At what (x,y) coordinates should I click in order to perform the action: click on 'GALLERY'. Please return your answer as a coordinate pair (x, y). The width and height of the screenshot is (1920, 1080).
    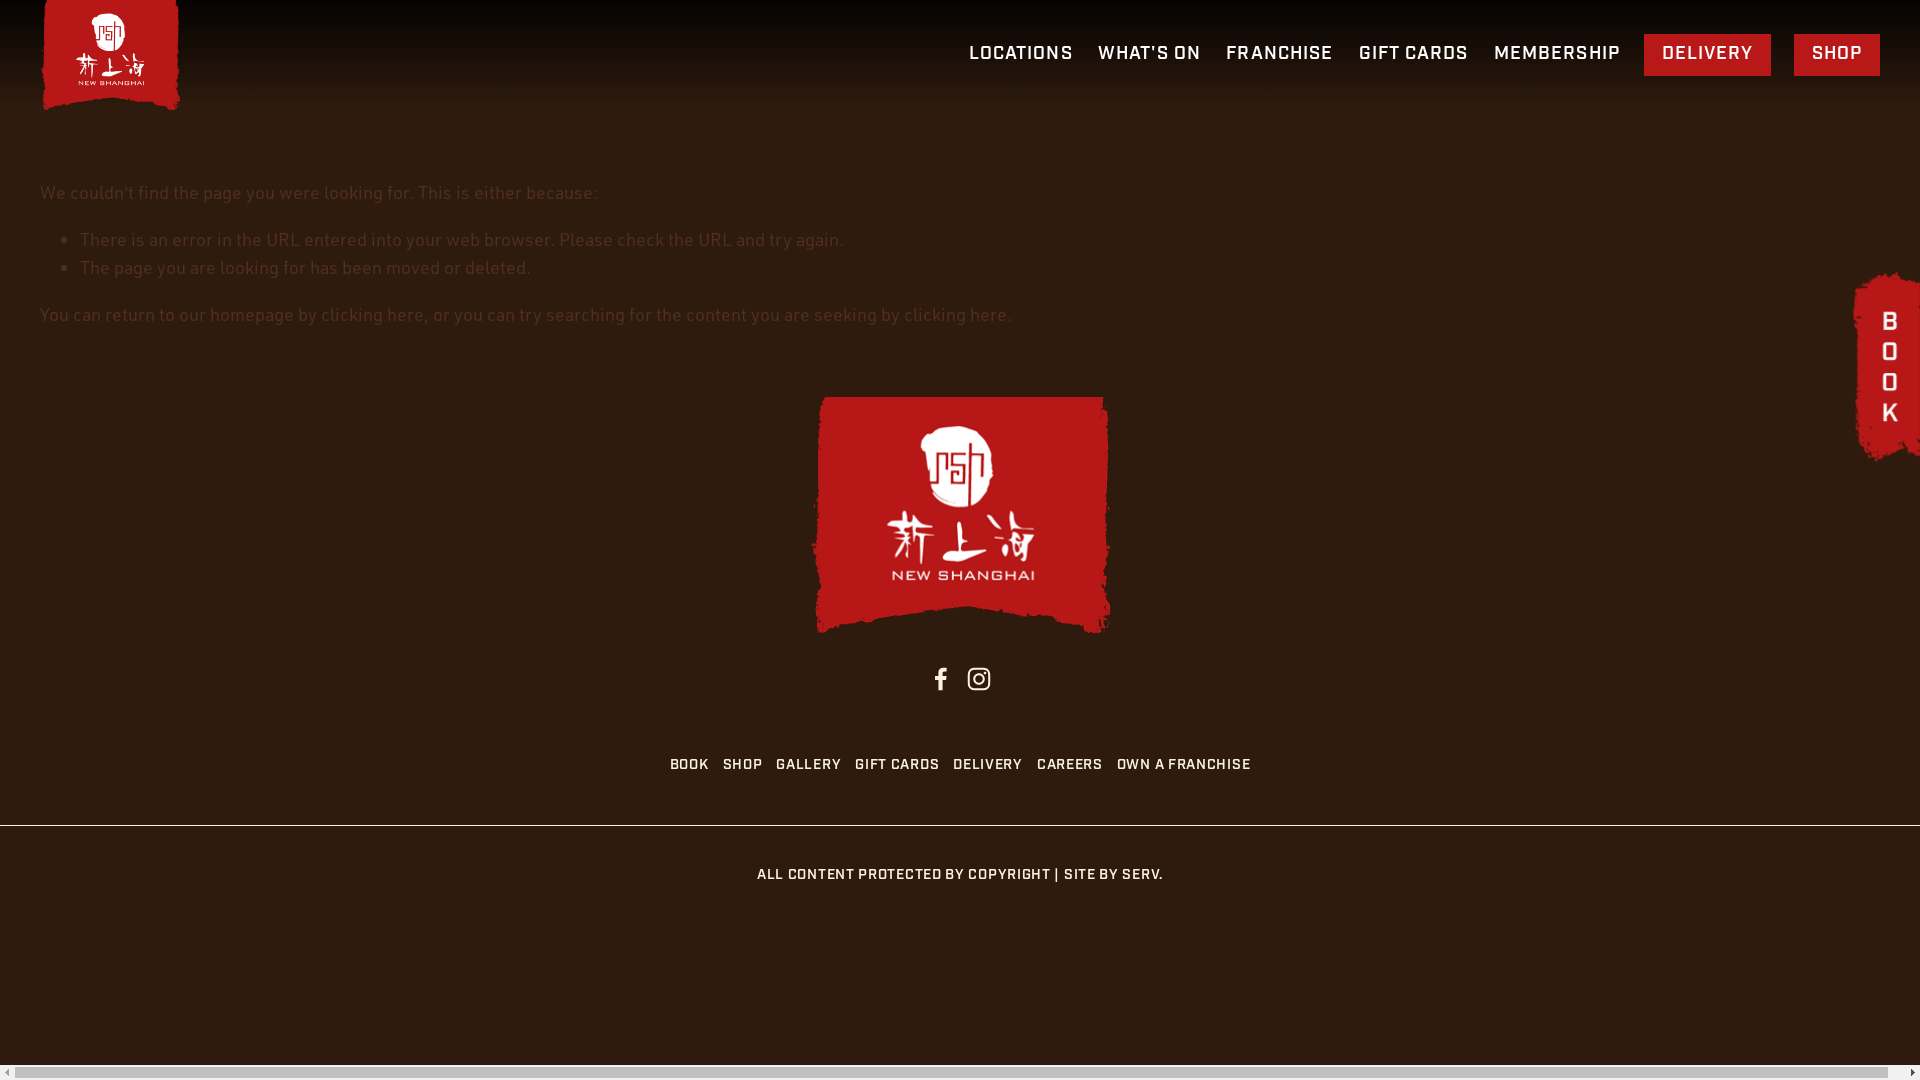
    Looking at the image, I should click on (815, 765).